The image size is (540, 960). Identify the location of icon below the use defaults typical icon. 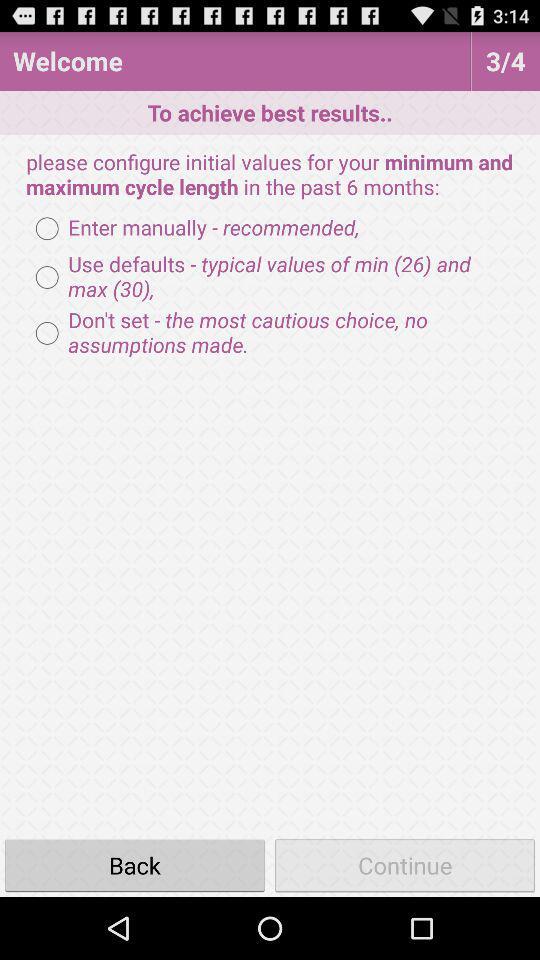
(270, 333).